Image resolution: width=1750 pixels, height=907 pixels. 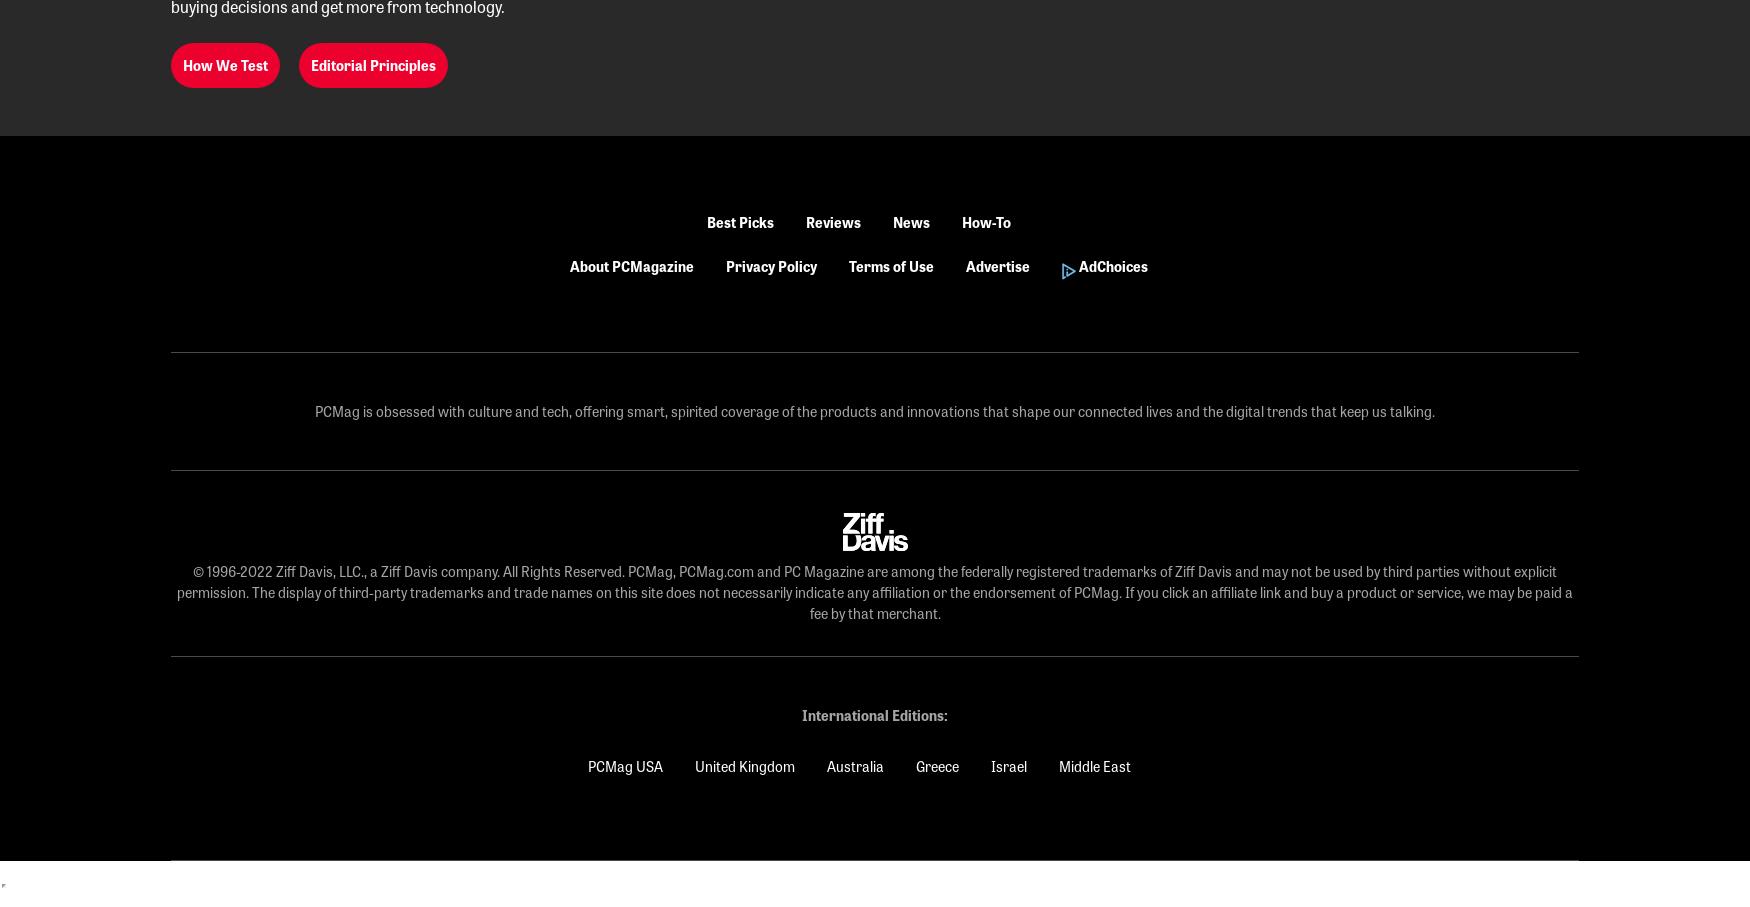 I want to click on 'Best Picks', so click(x=740, y=222).